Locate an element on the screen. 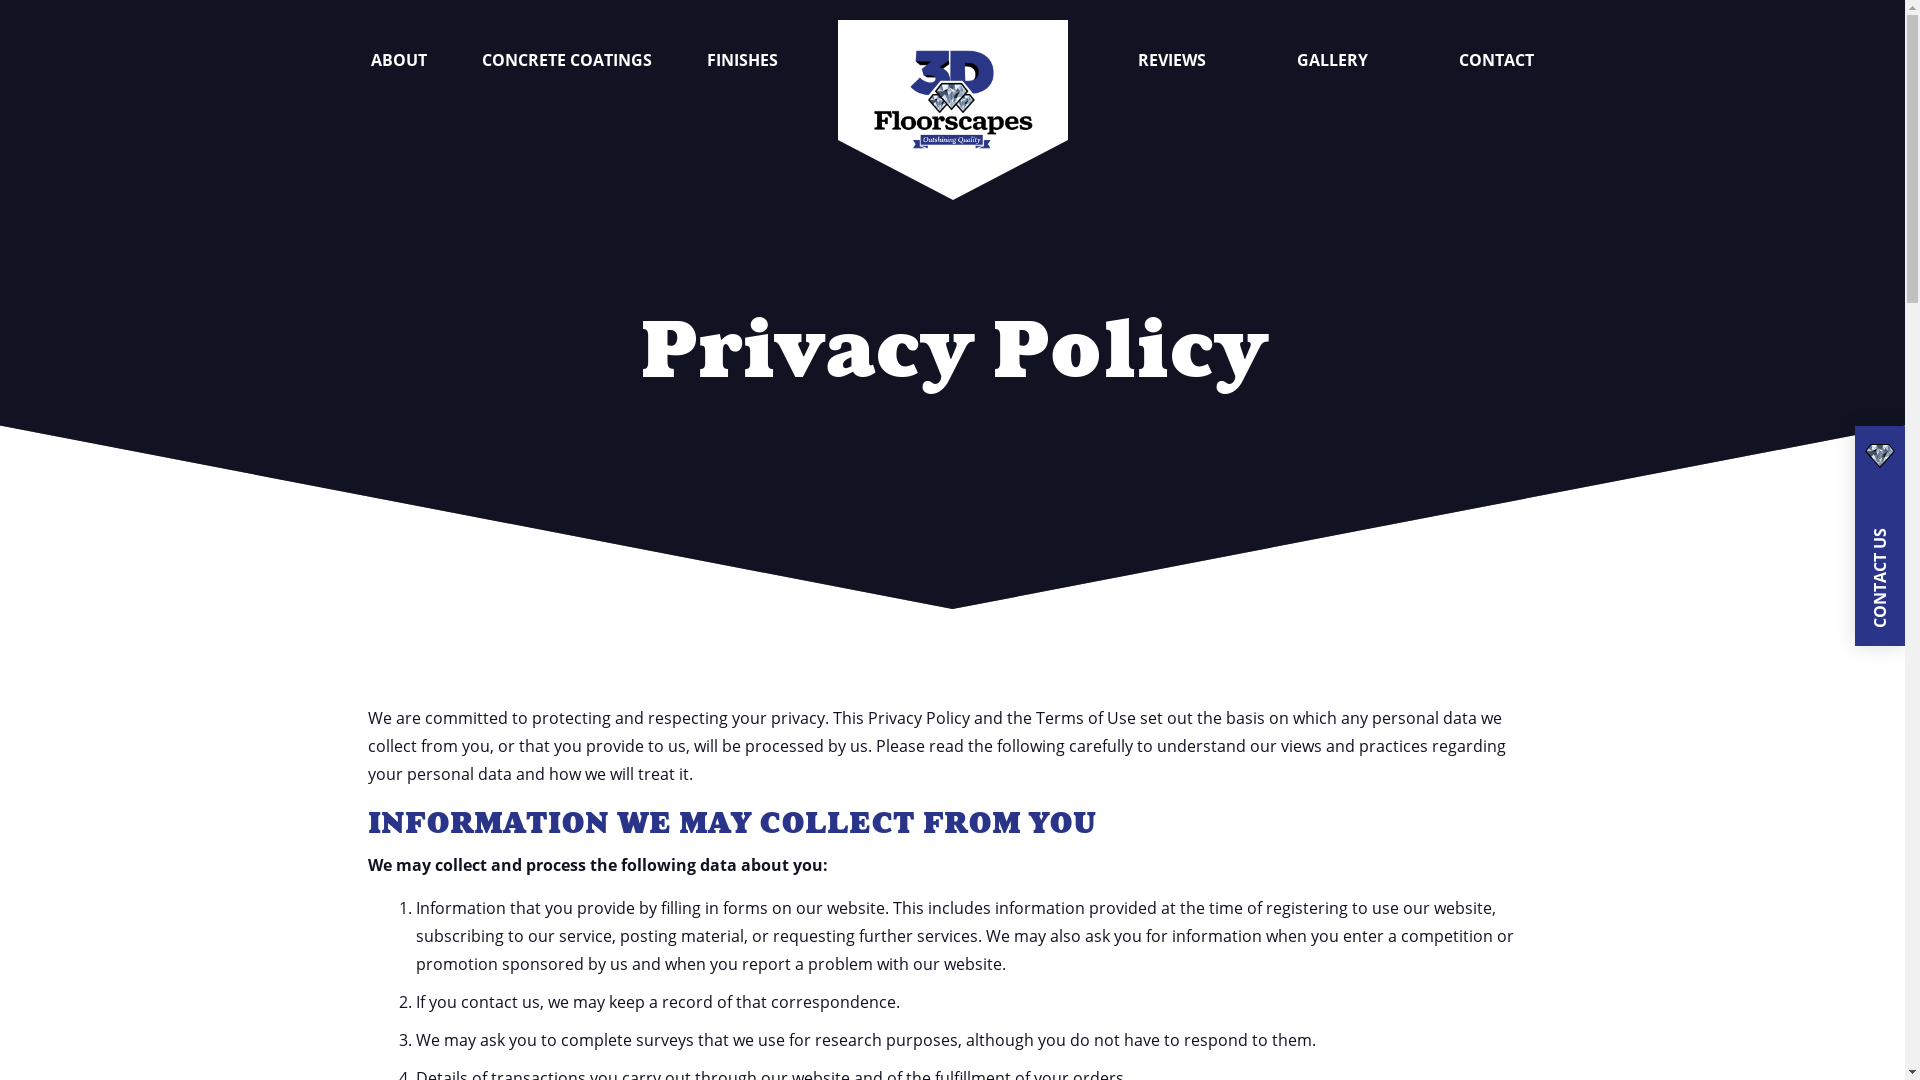 The width and height of the screenshot is (1920, 1080). 'ABOUT' is located at coordinates (355, 59).